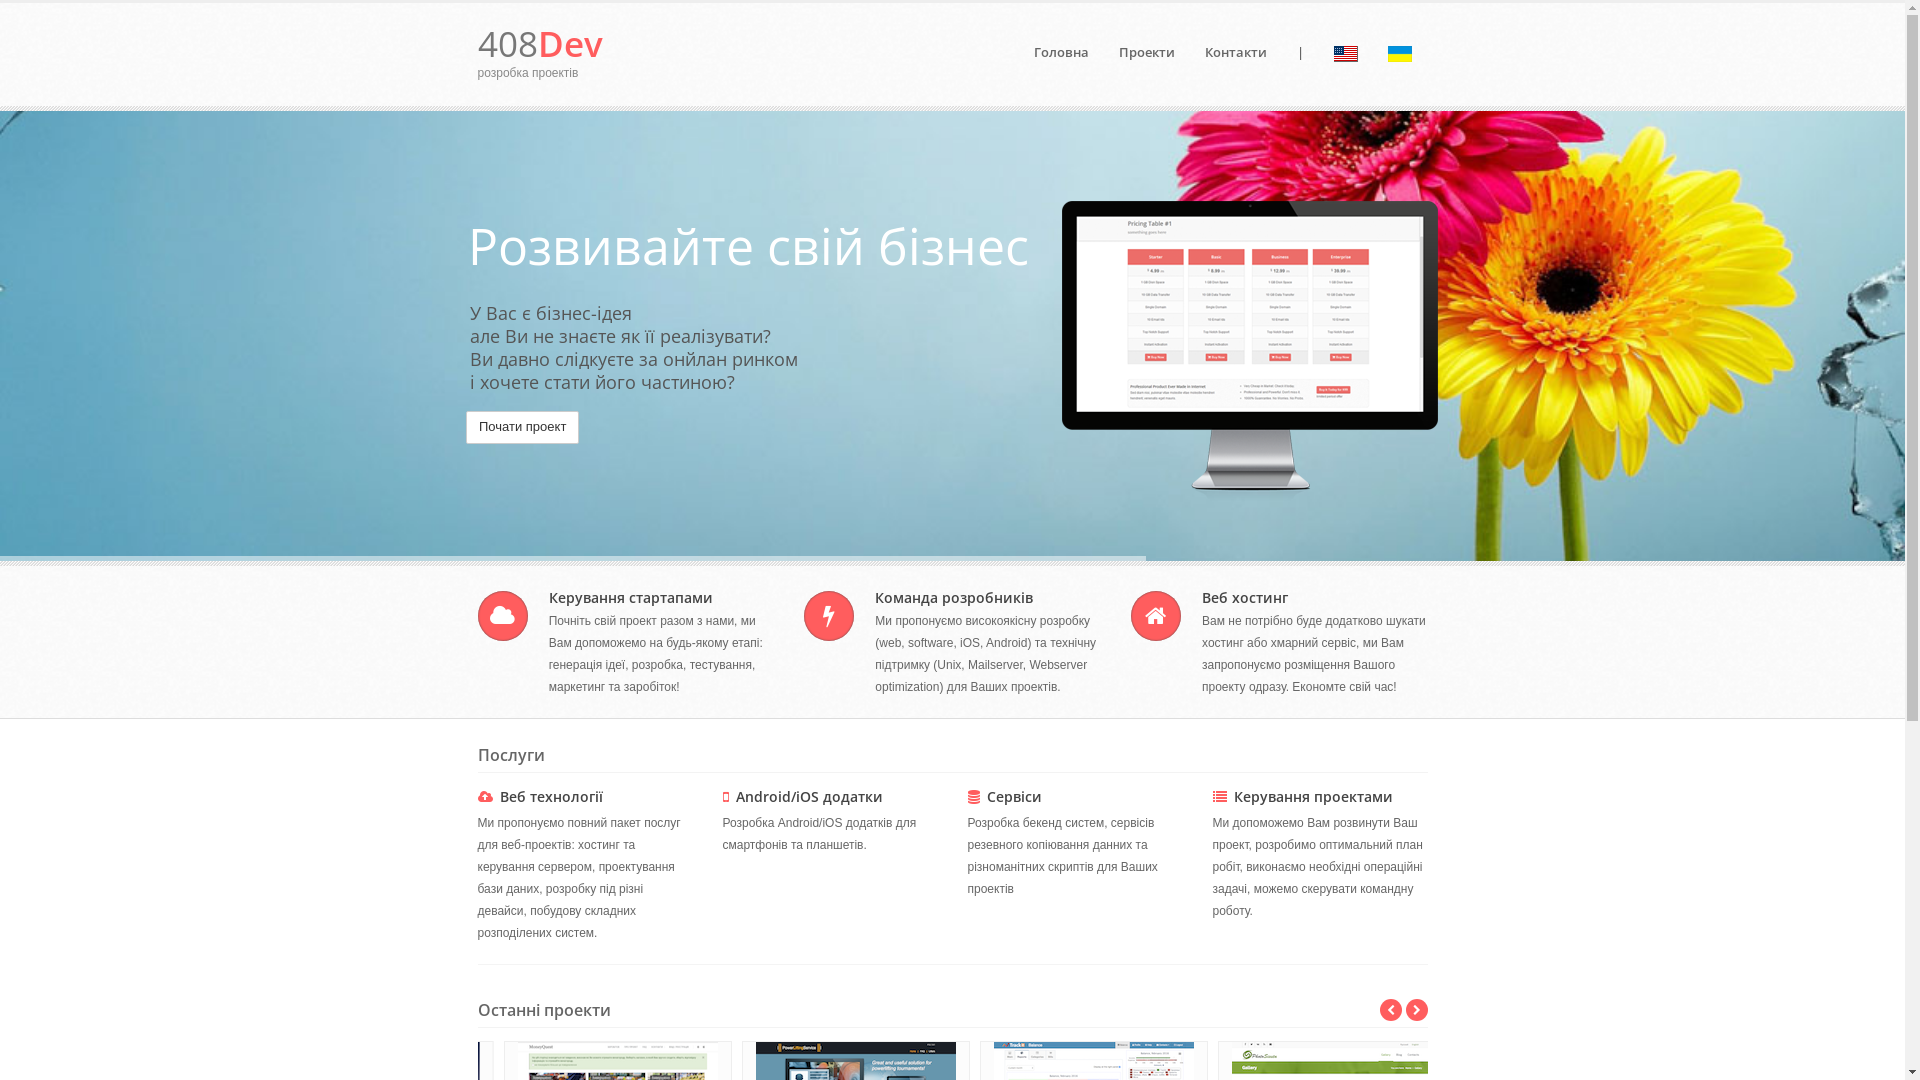 The width and height of the screenshot is (1920, 1080). I want to click on '408Dev', so click(540, 43).